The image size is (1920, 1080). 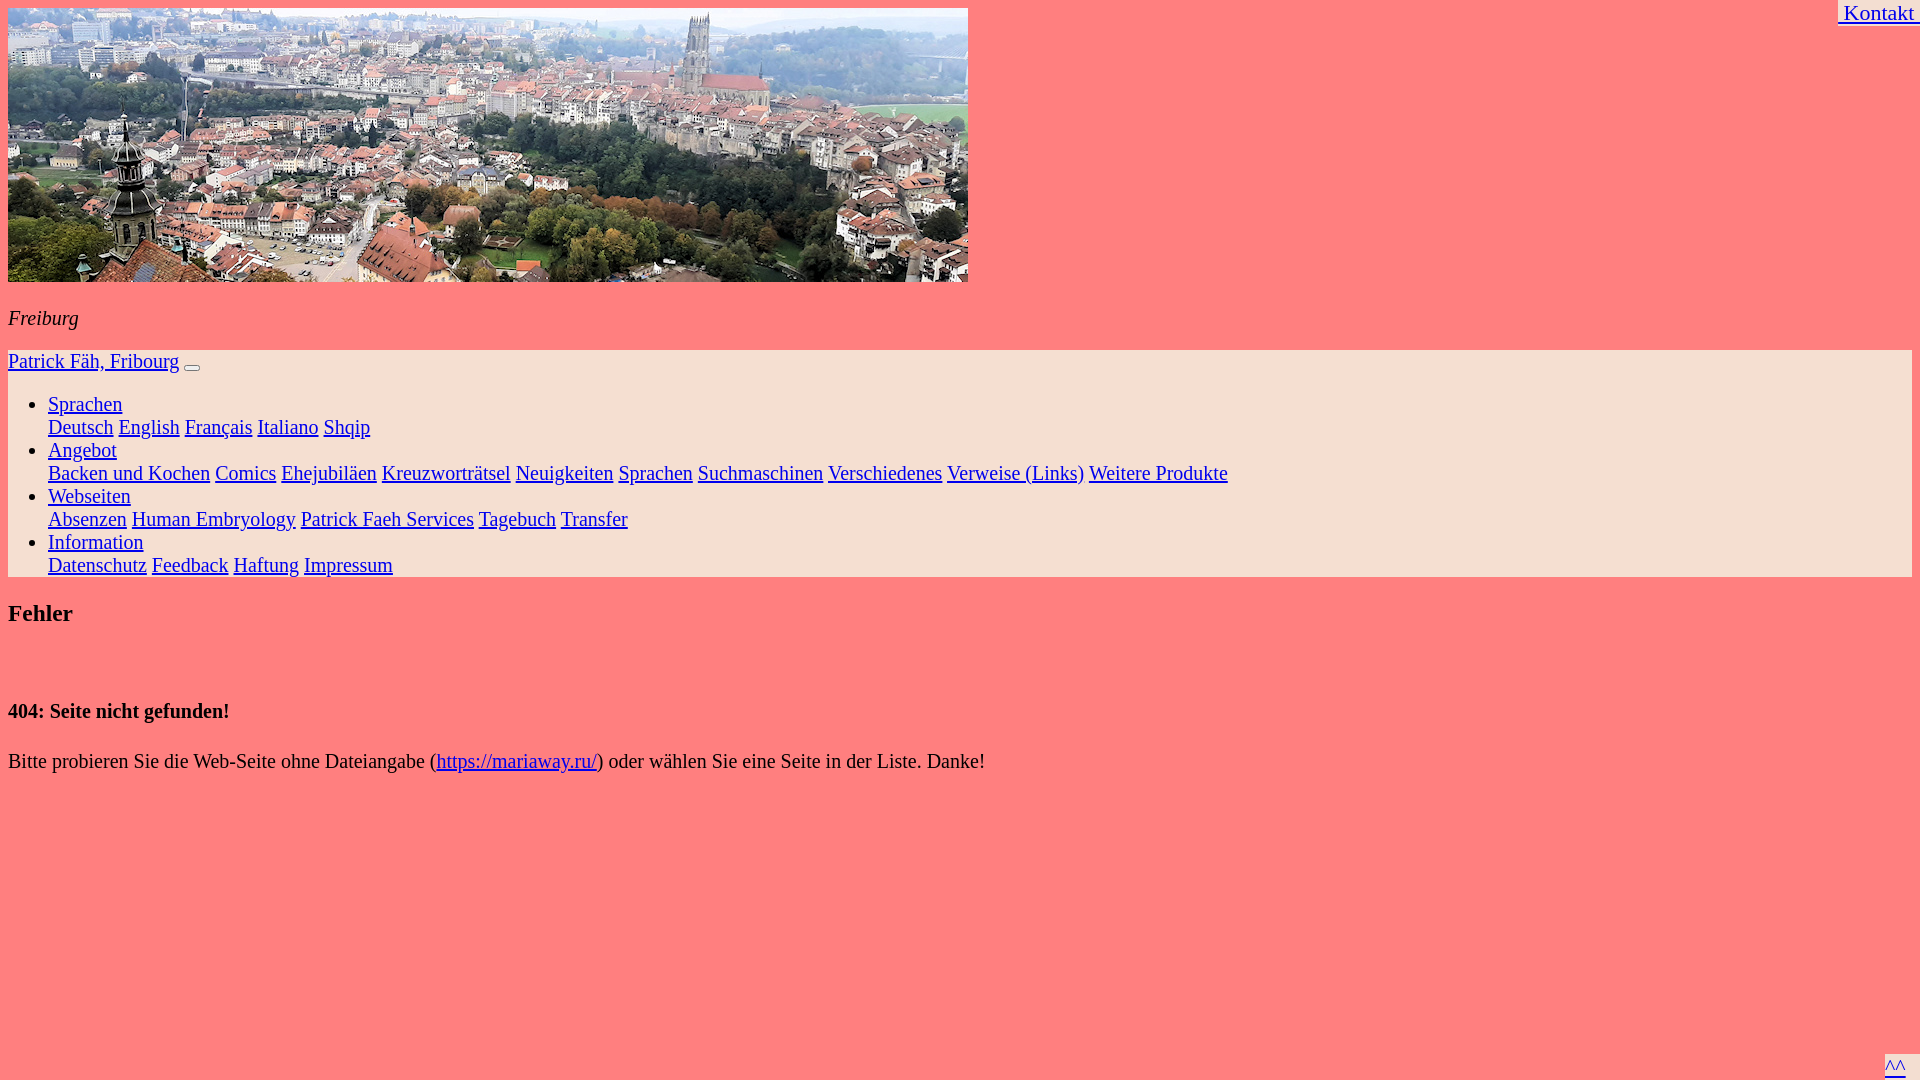 What do you see at coordinates (883, 473) in the screenshot?
I see `'Verschiedenes'` at bounding box center [883, 473].